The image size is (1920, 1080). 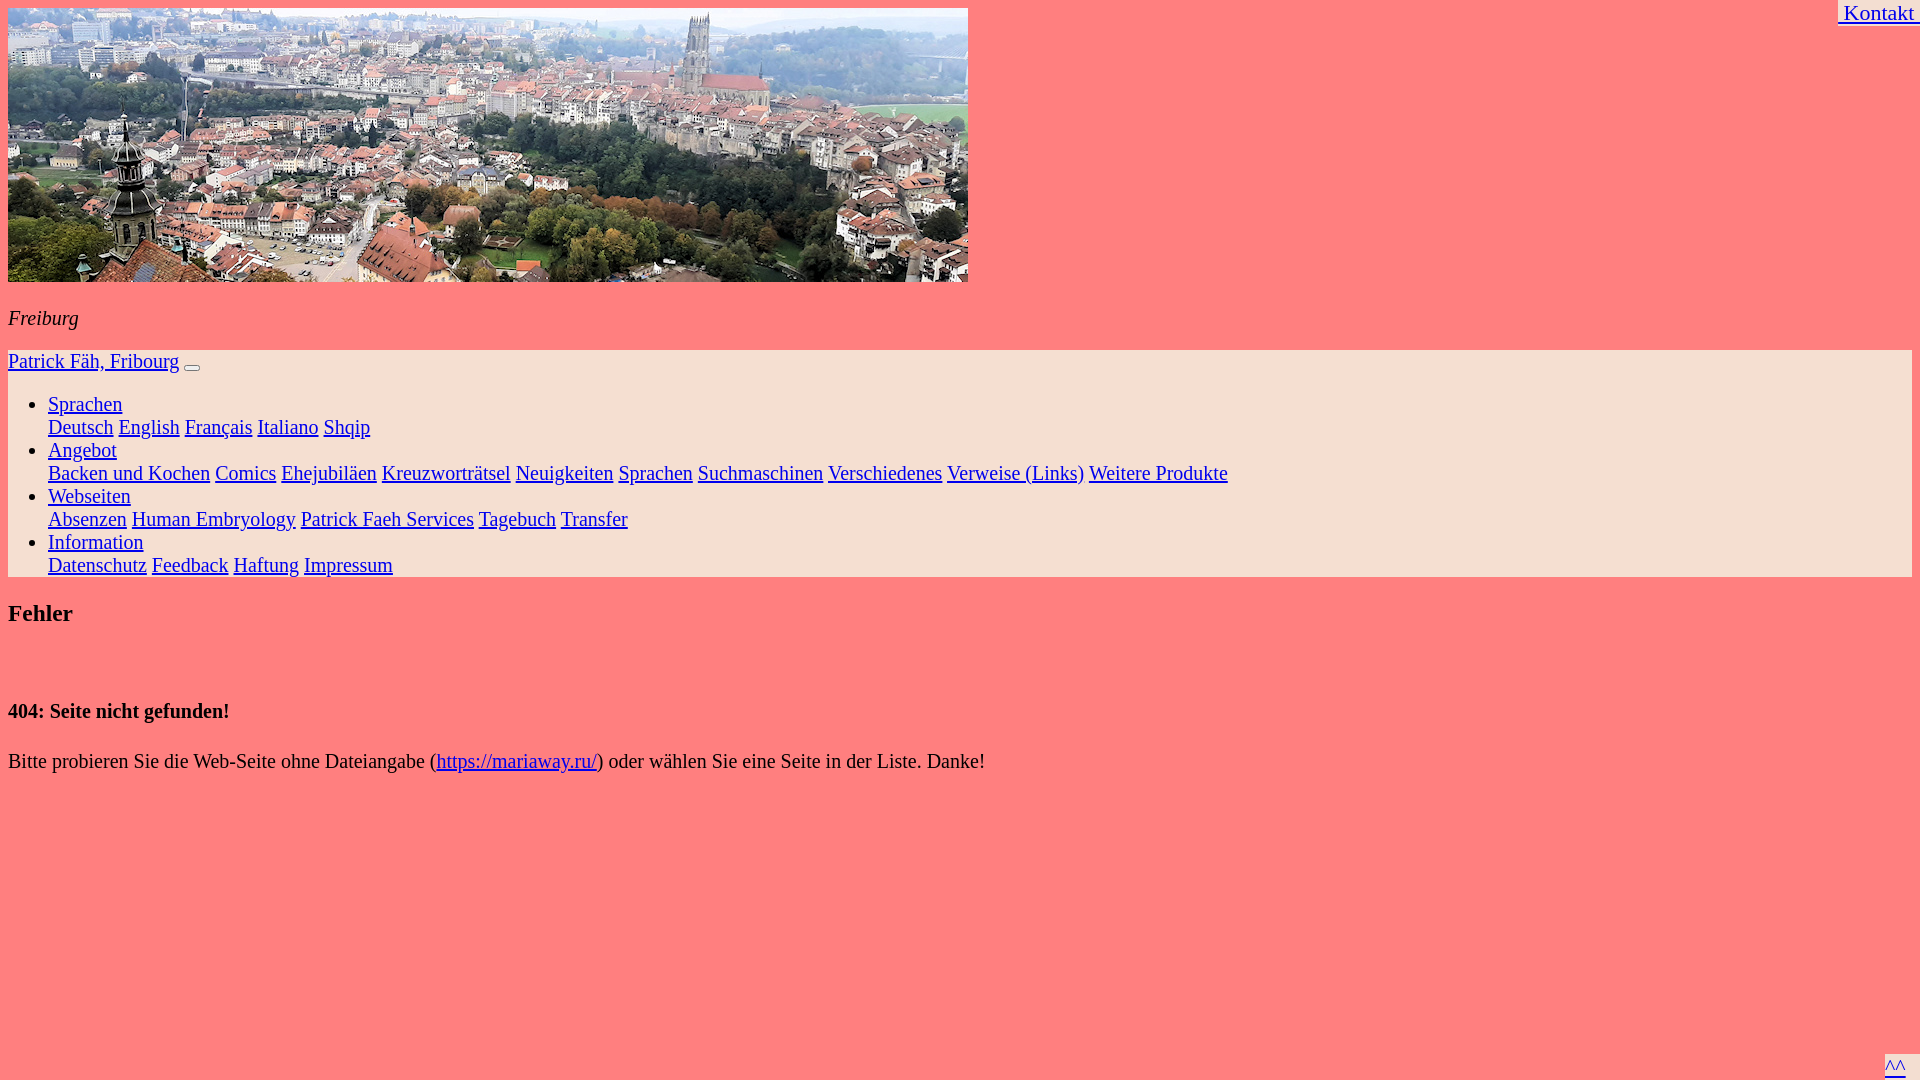 What do you see at coordinates (883, 473) in the screenshot?
I see `'Verschiedenes'` at bounding box center [883, 473].